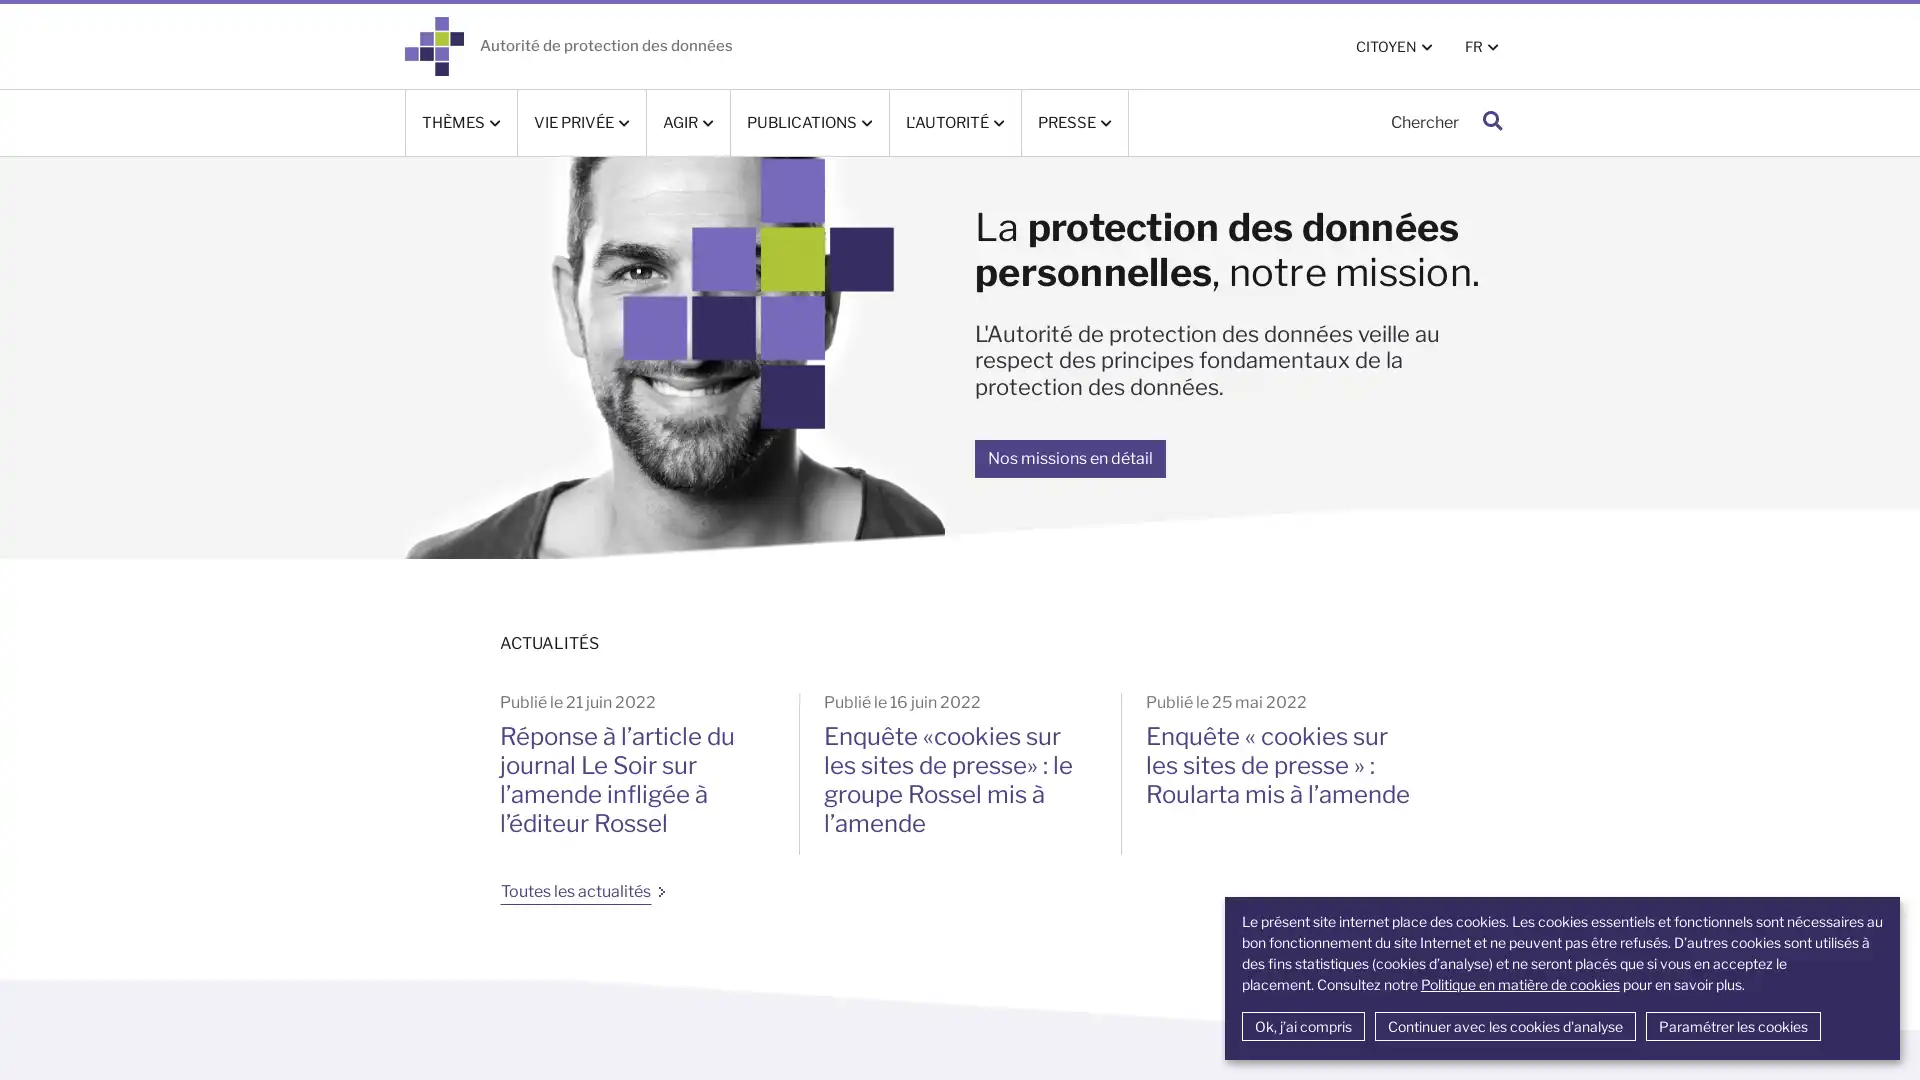 Image resolution: width=1920 pixels, height=1080 pixels. I want to click on Continuer avec les cookies d'analyse, so click(1504, 1026).